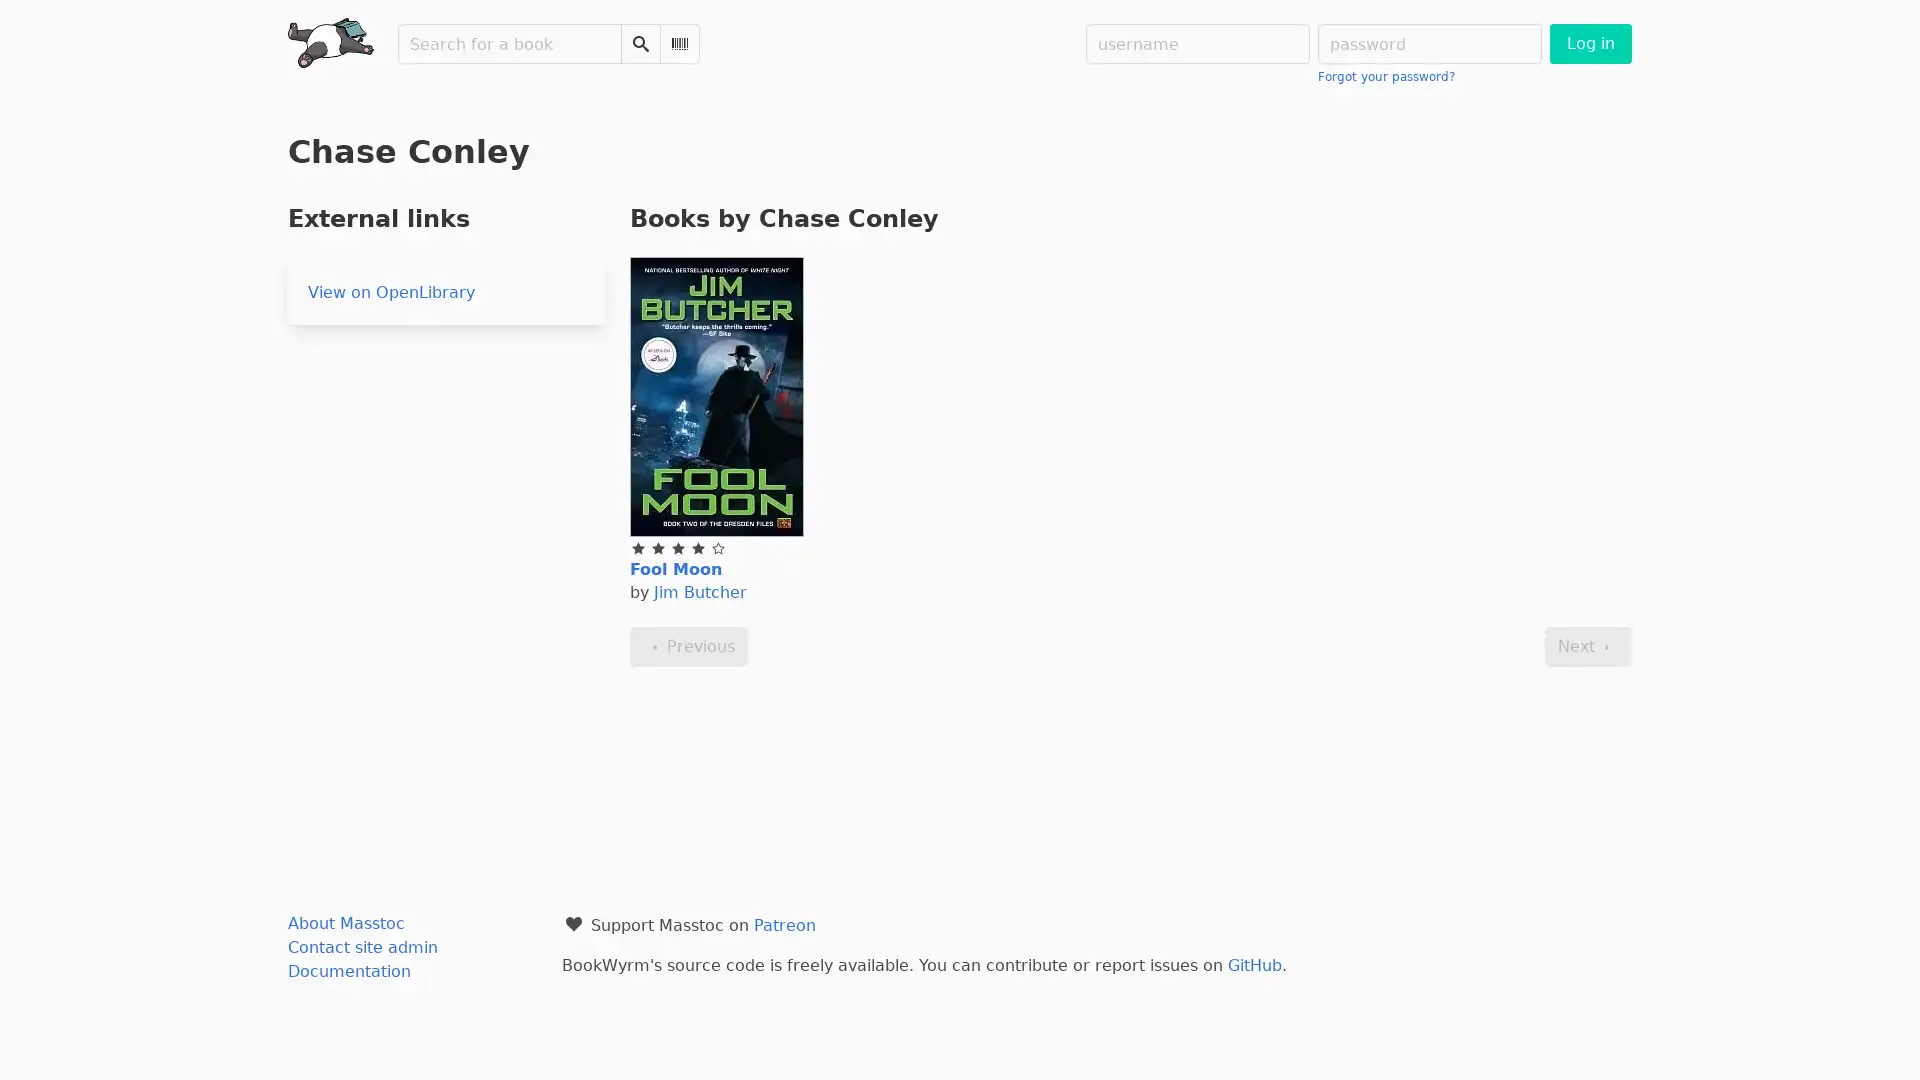 The width and height of the screenshot is (1920, 1080). I want to click on Scan Barcode, so click(680, 43).